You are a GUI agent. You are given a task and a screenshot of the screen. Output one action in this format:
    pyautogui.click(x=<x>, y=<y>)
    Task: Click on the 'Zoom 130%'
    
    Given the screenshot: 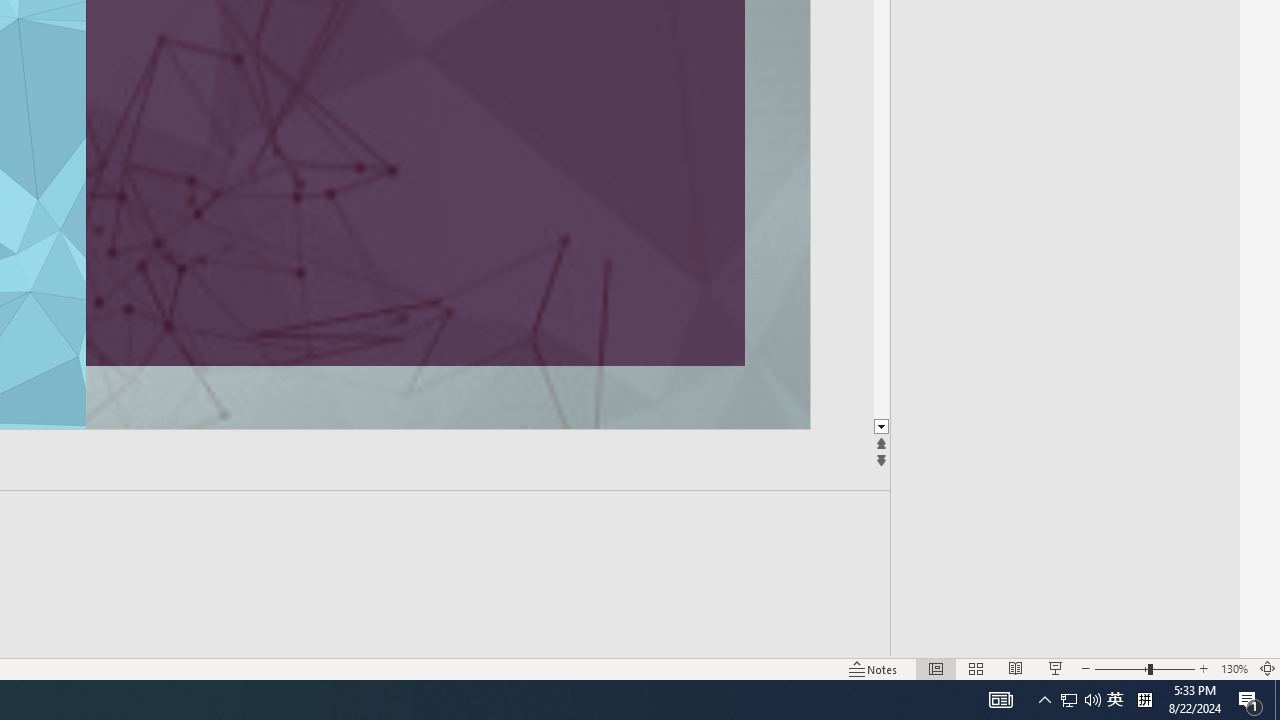 What is the action you would take?
    pyautogui.click(x=1233, y=669)
    